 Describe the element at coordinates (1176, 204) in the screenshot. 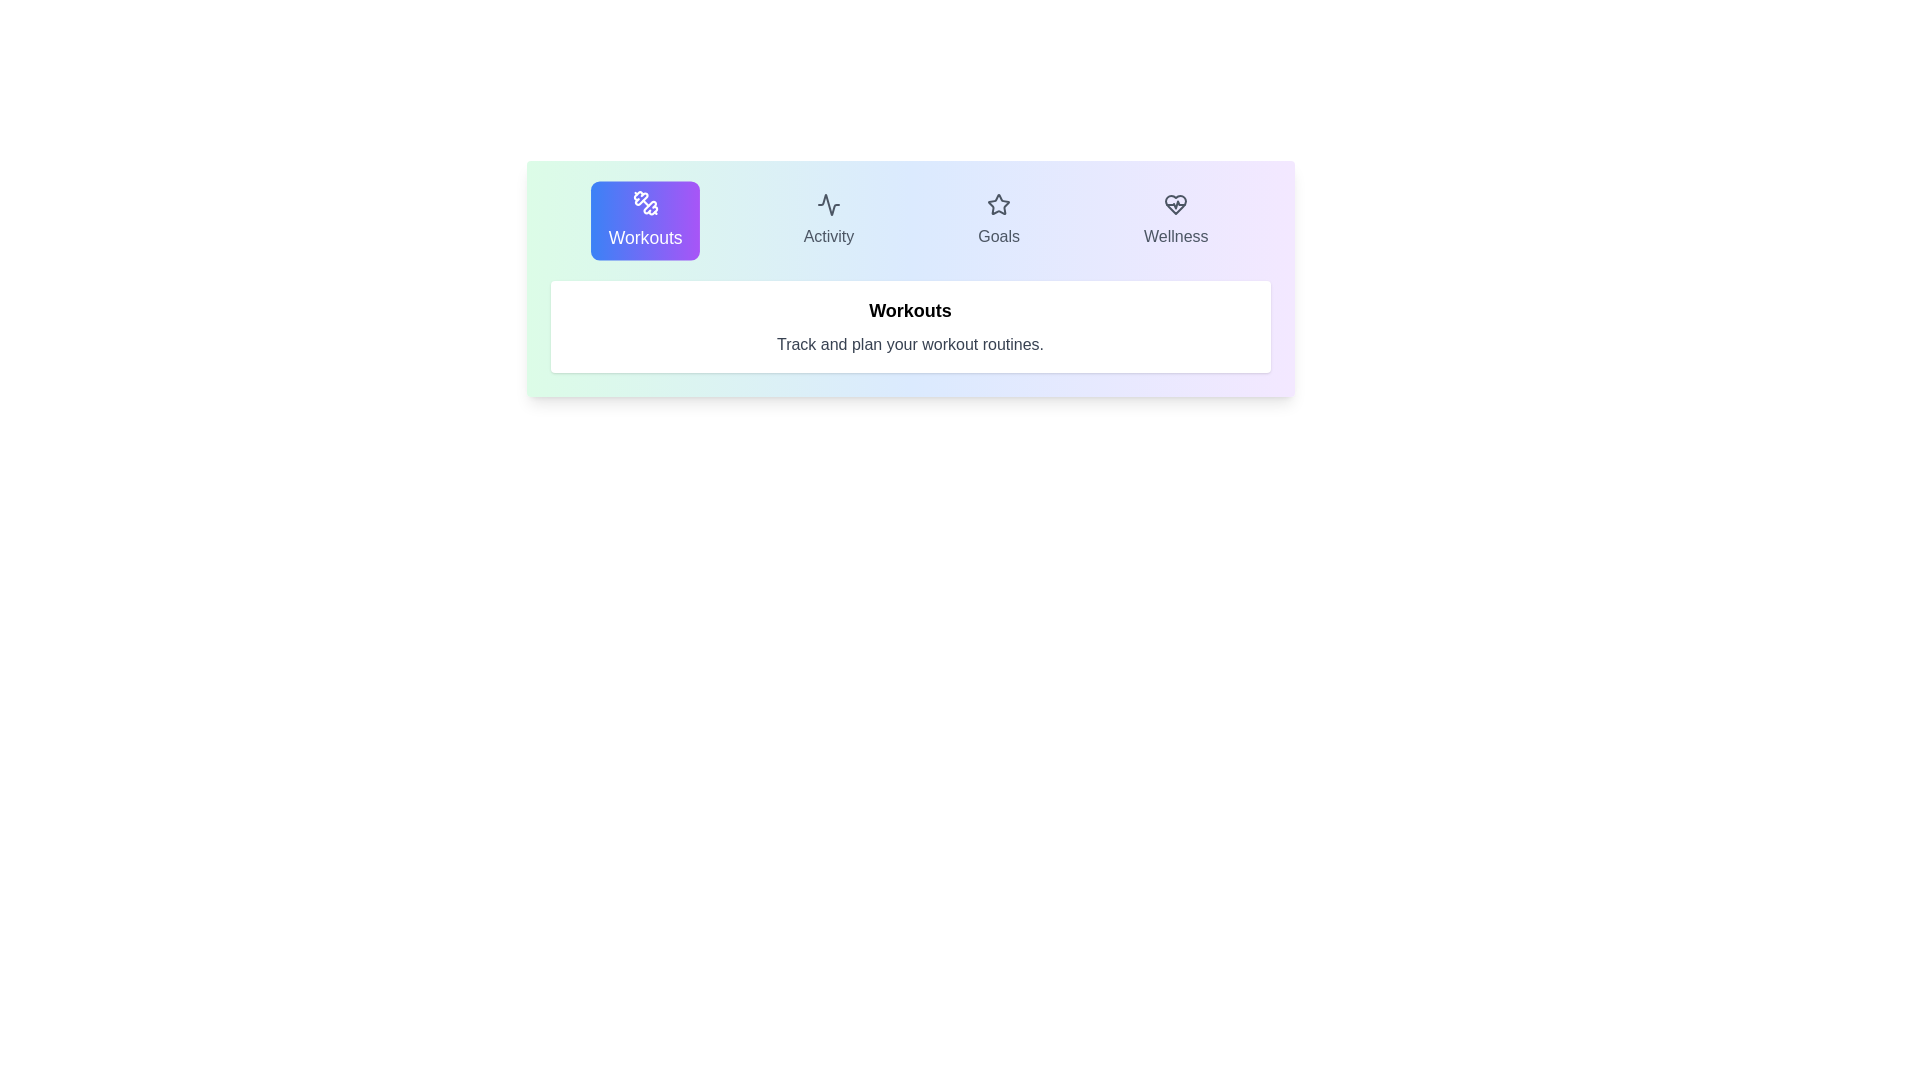

I see `the 'Wellness' or 'Health Metrics' button represented by a heart symbol, located in the bottom-right corner of the toolbar, which is the fourth button in the row` at that location.